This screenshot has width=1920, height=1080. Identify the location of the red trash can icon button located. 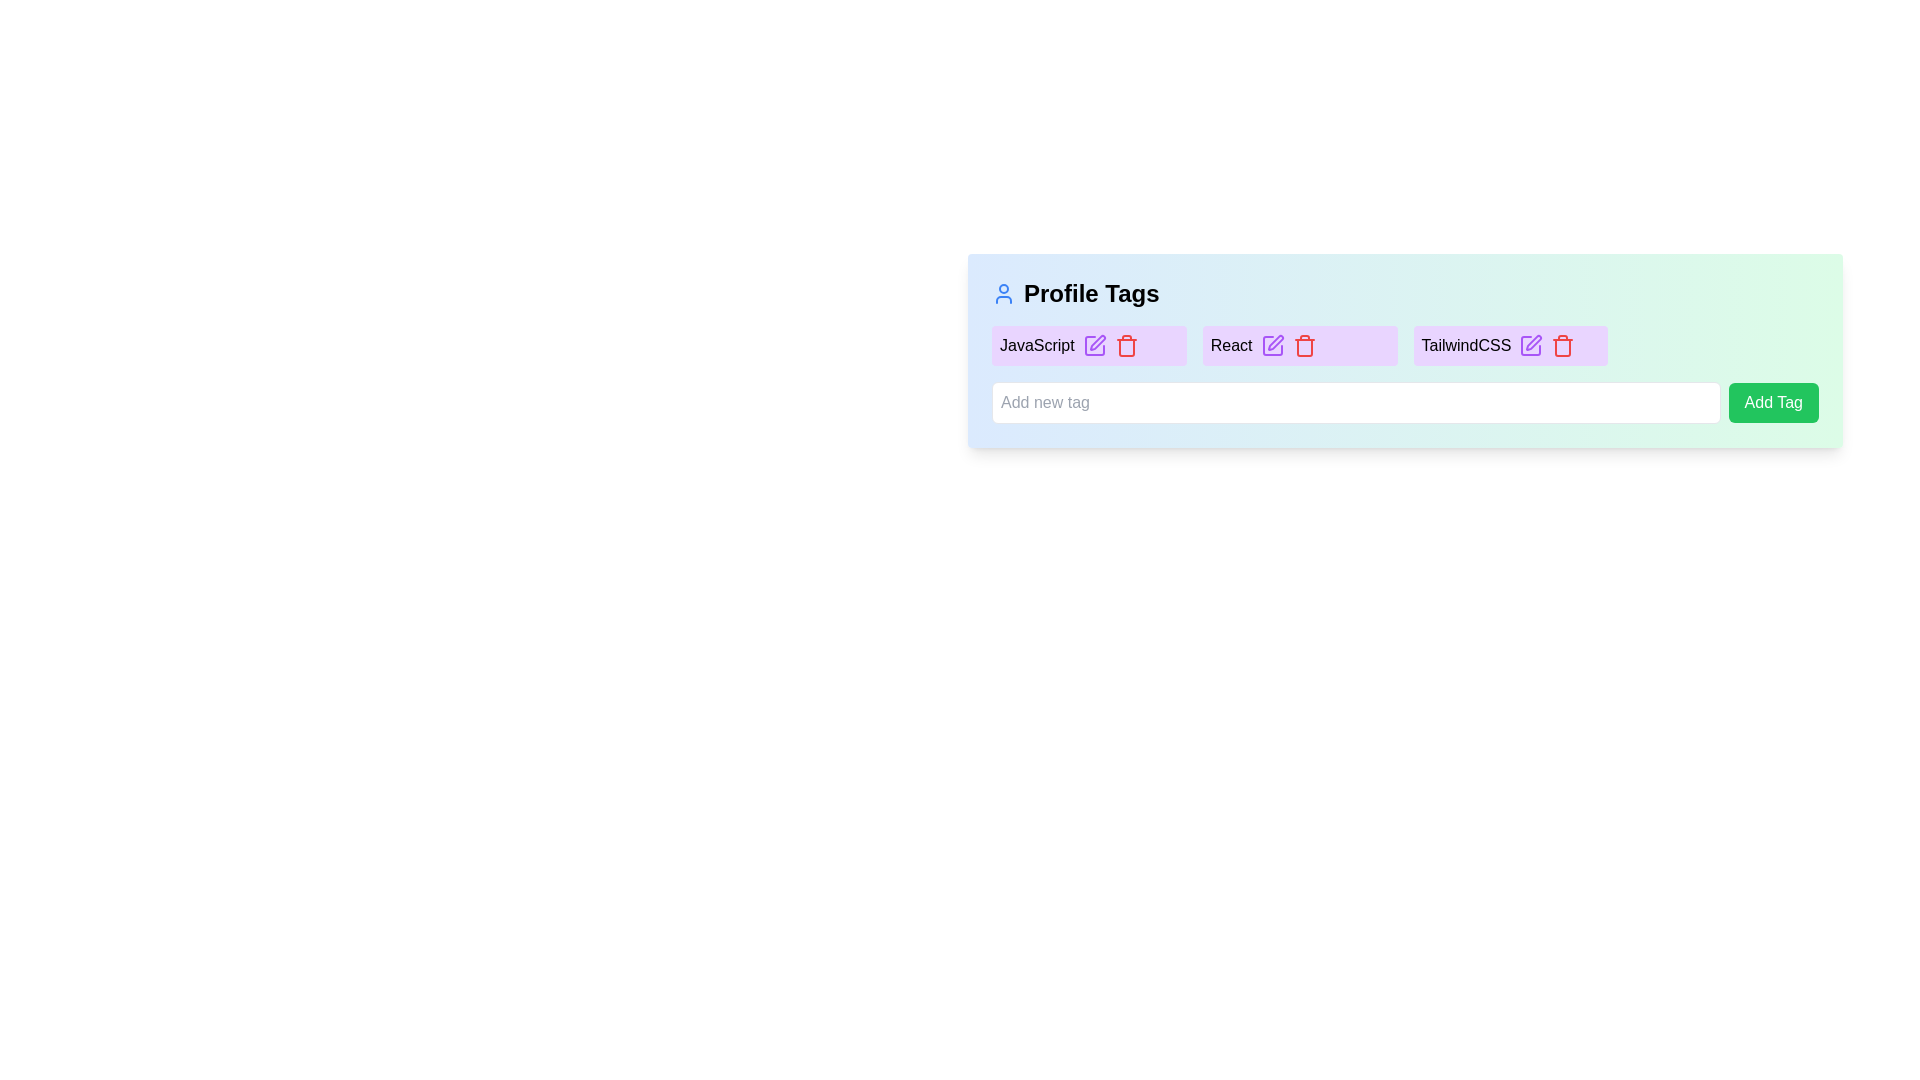
(1304, 345).